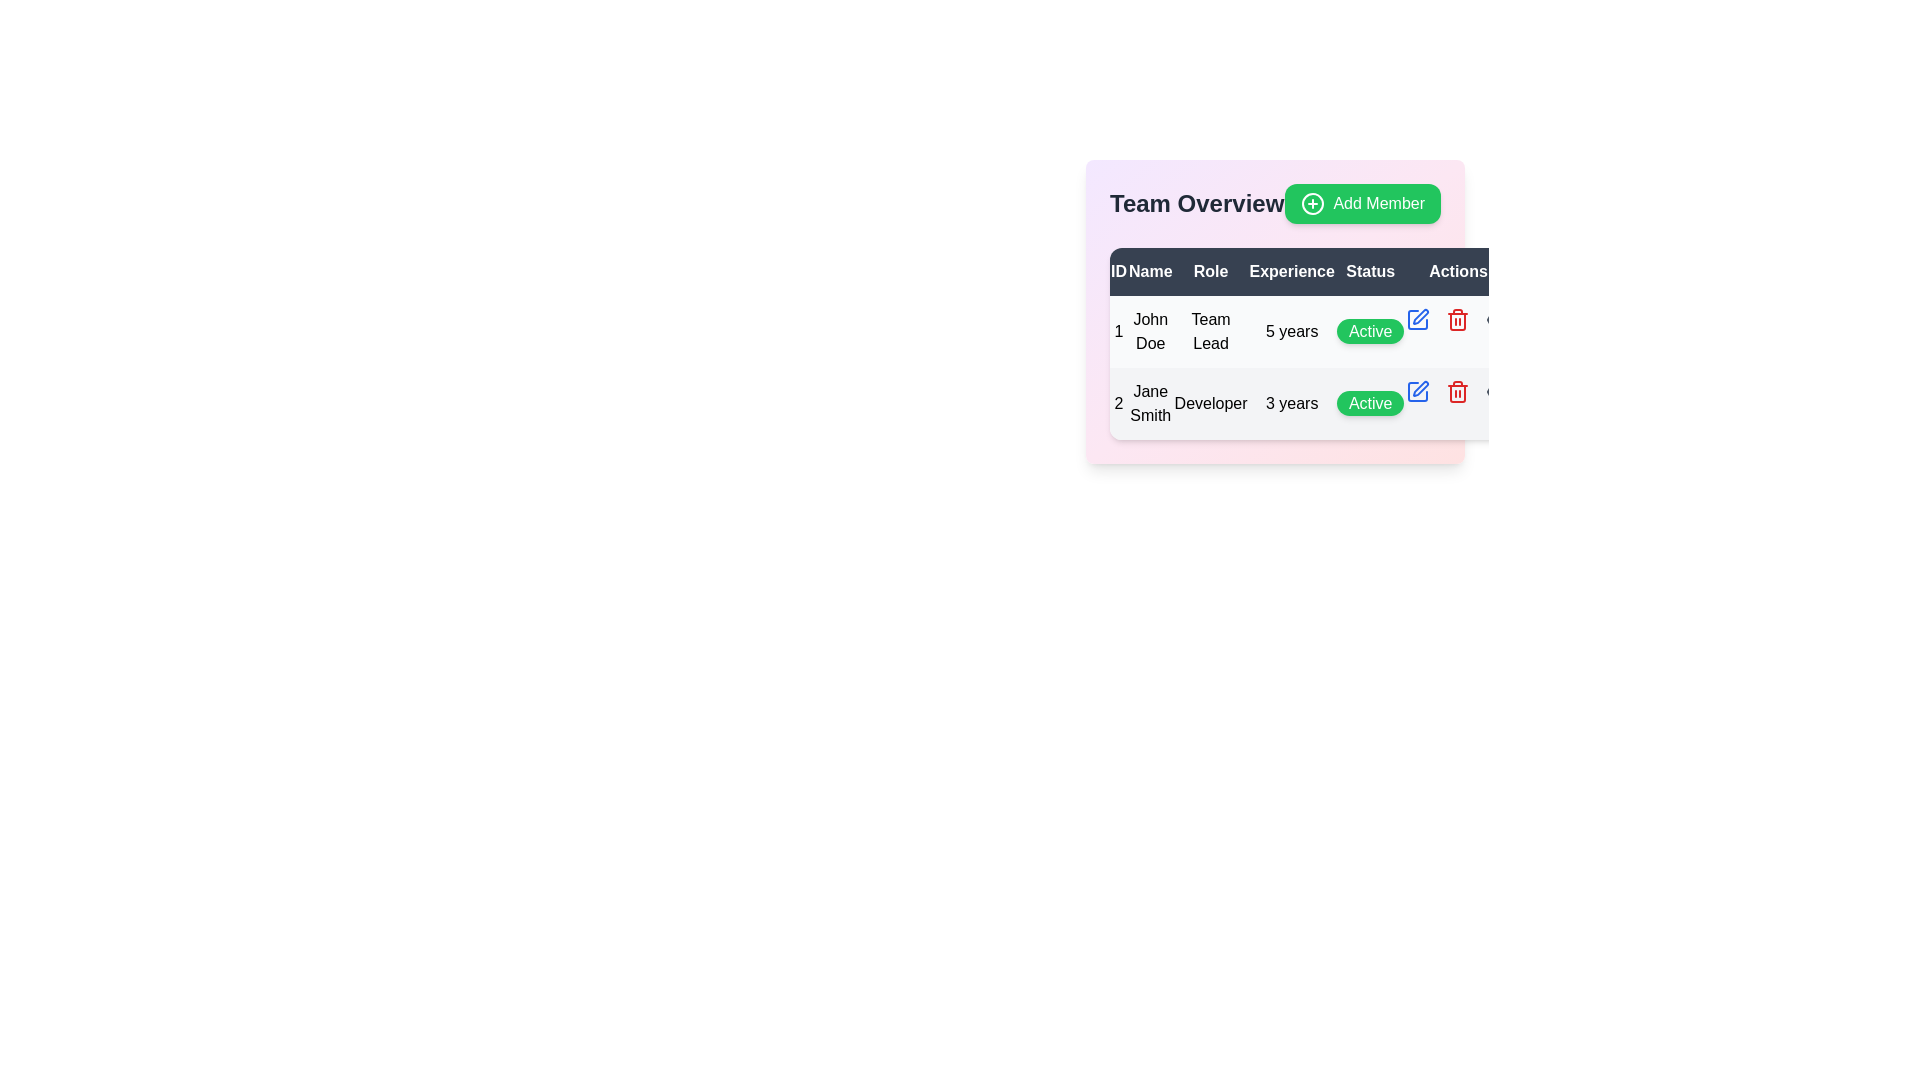 The height and width of the screenshot is (1080, 1920). Describe the element at coordinates (1310, 367) in the screenshot. I see `the first row of the data table, which displays '1', 'John Doe', 'Team Lead', '5 years', 'Active', and includes action icons` at that location.